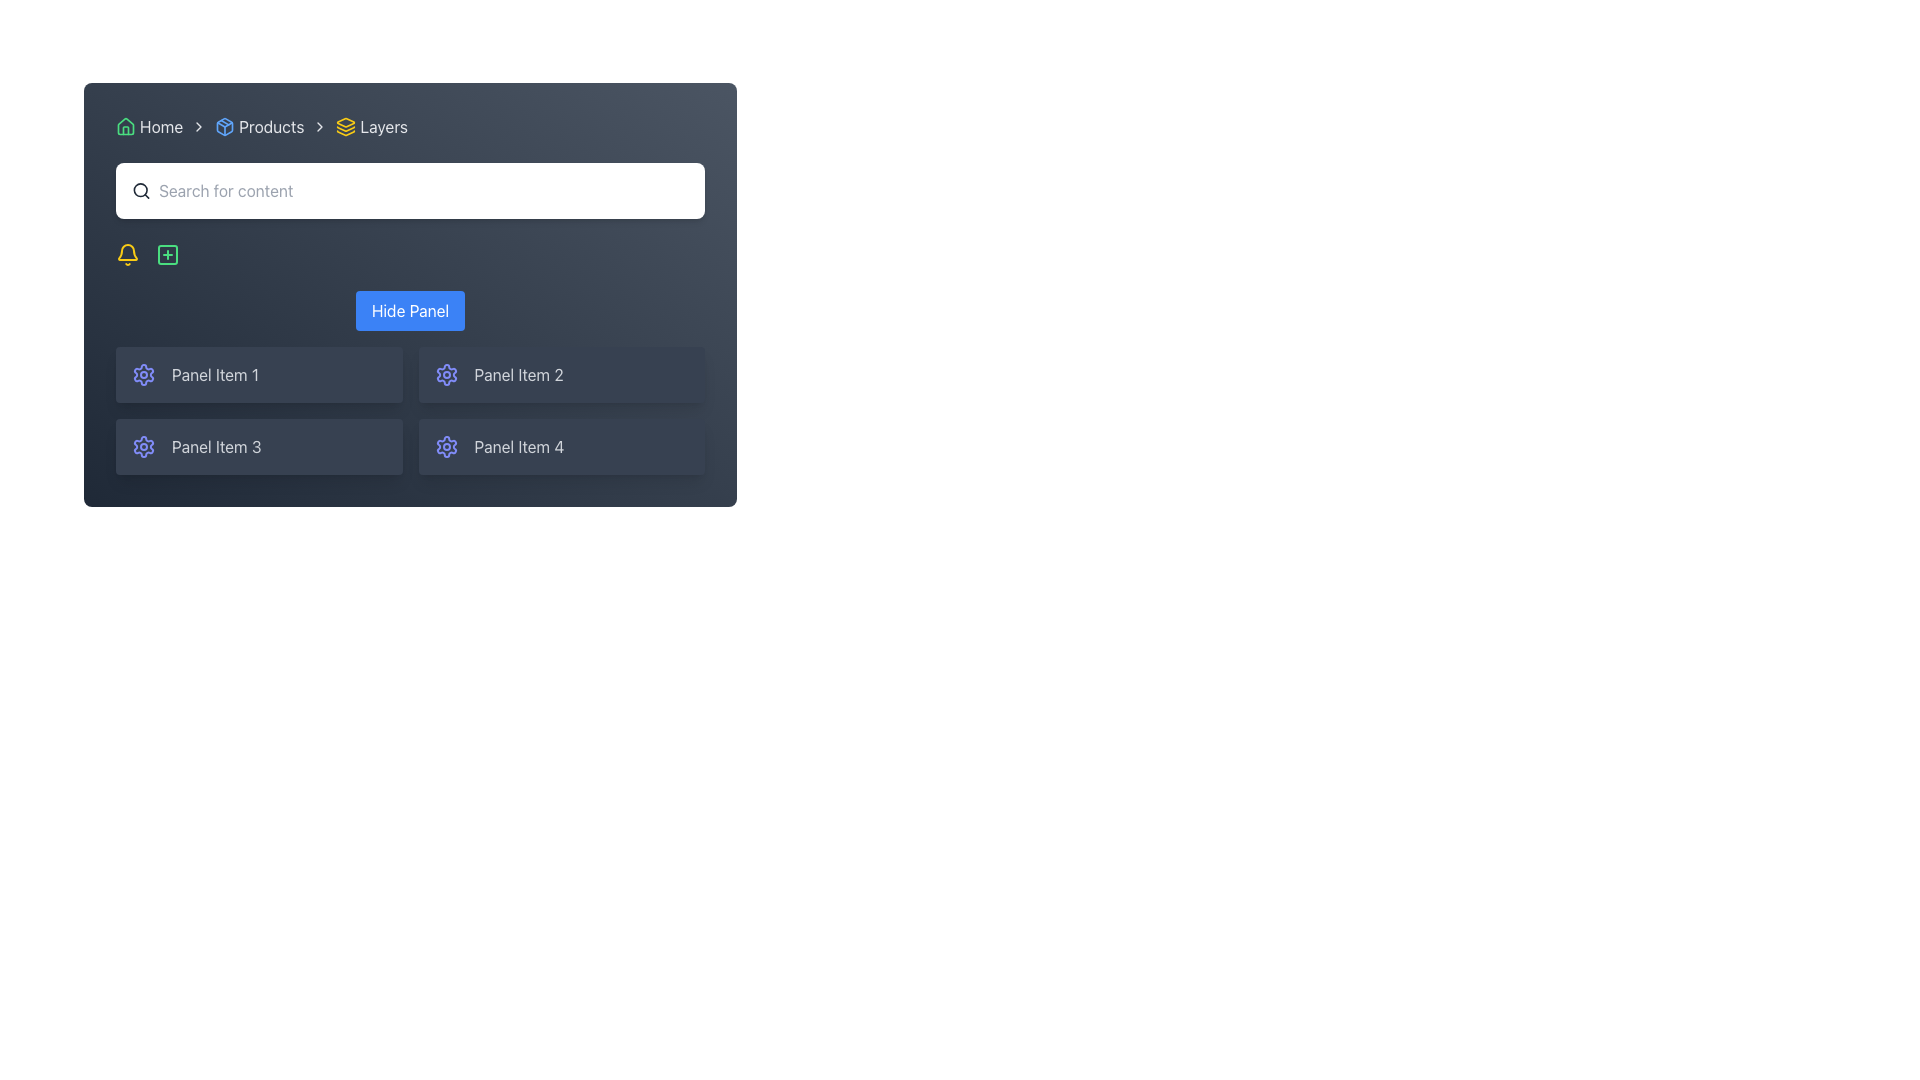 Image resolution: width=1920 pixels, height=1080 pixels. What do you see at coordinates (127, 253) in the screenshot?
I see `the yellow bell icon located at the top left of the panel` at bounding box center [127, 253].